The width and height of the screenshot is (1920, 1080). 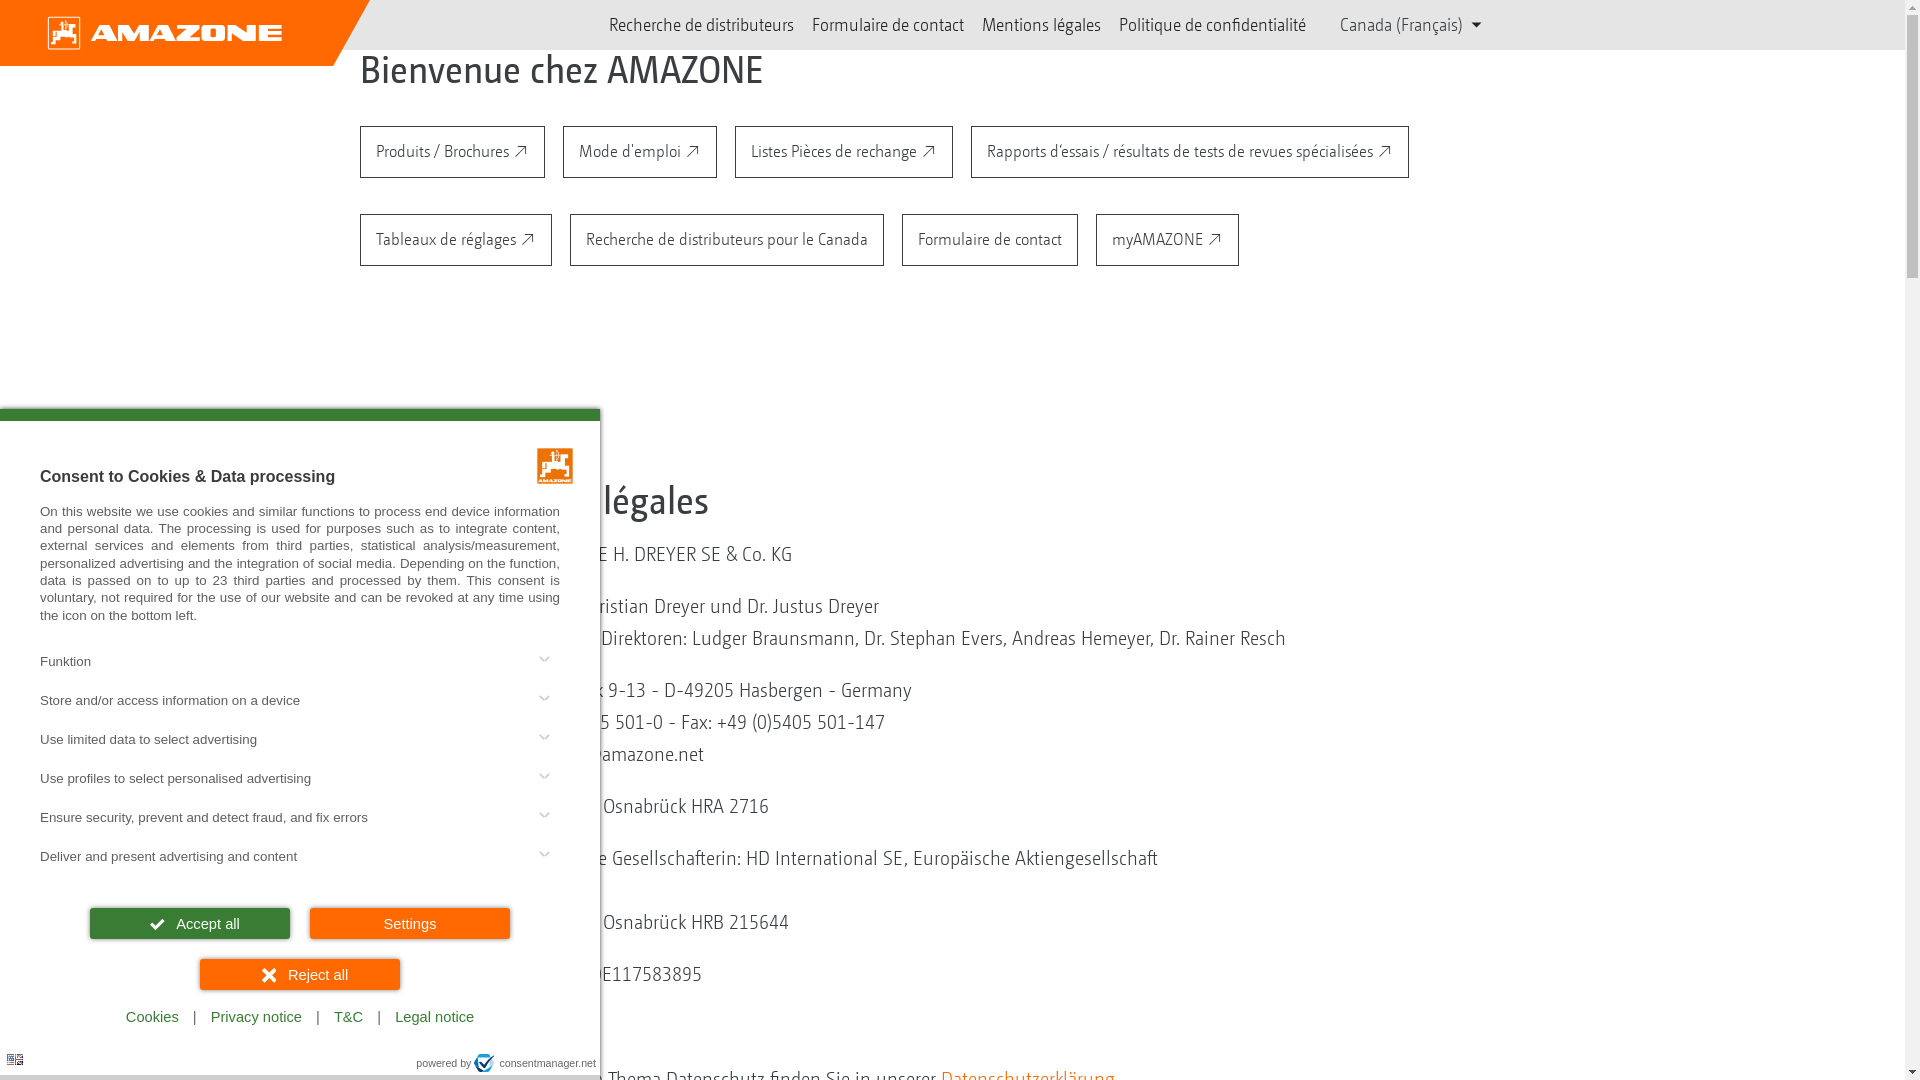 What do you see at coordinates (298, 973) in the screenshot?
I see `'Reject all'` at bounding box center [298, 973].